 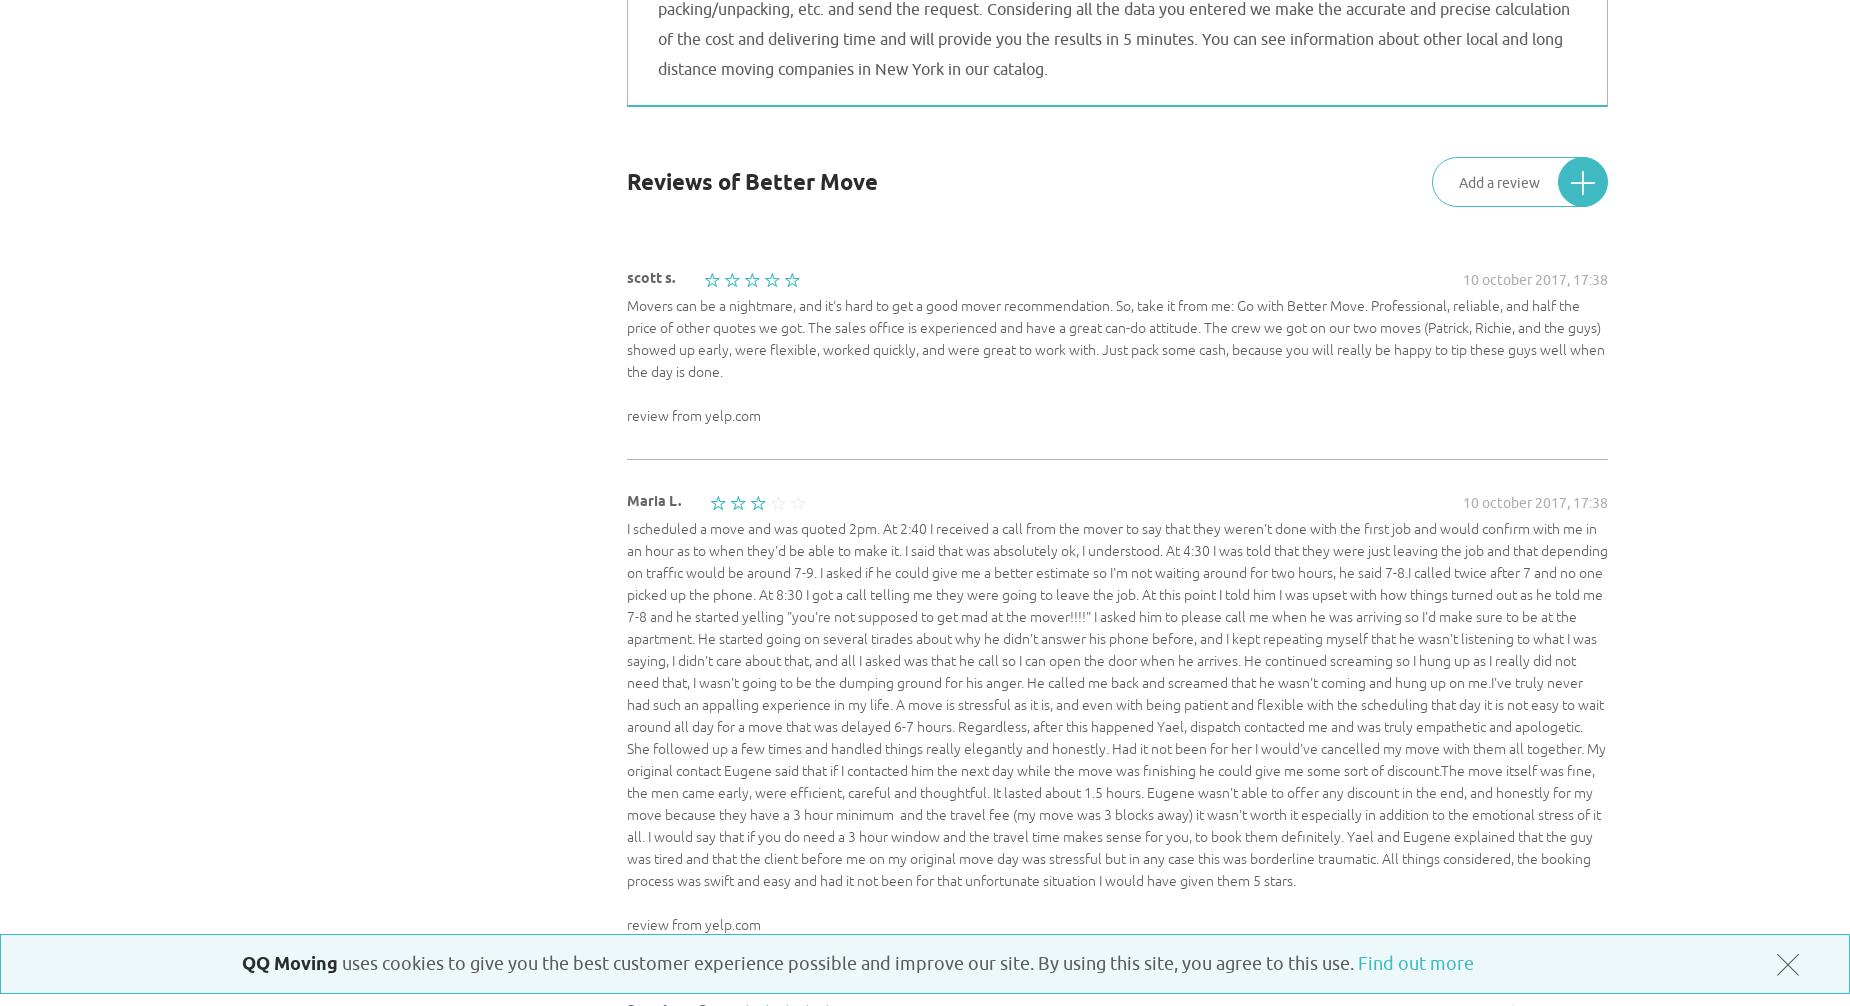 What do you see at coordinates (848, 963) in the screenshot?
I see `'uses cookies to give you the best customer experience possible and improve our site. By using this site, you agree to this use.'` at bounding box center [848, 963].